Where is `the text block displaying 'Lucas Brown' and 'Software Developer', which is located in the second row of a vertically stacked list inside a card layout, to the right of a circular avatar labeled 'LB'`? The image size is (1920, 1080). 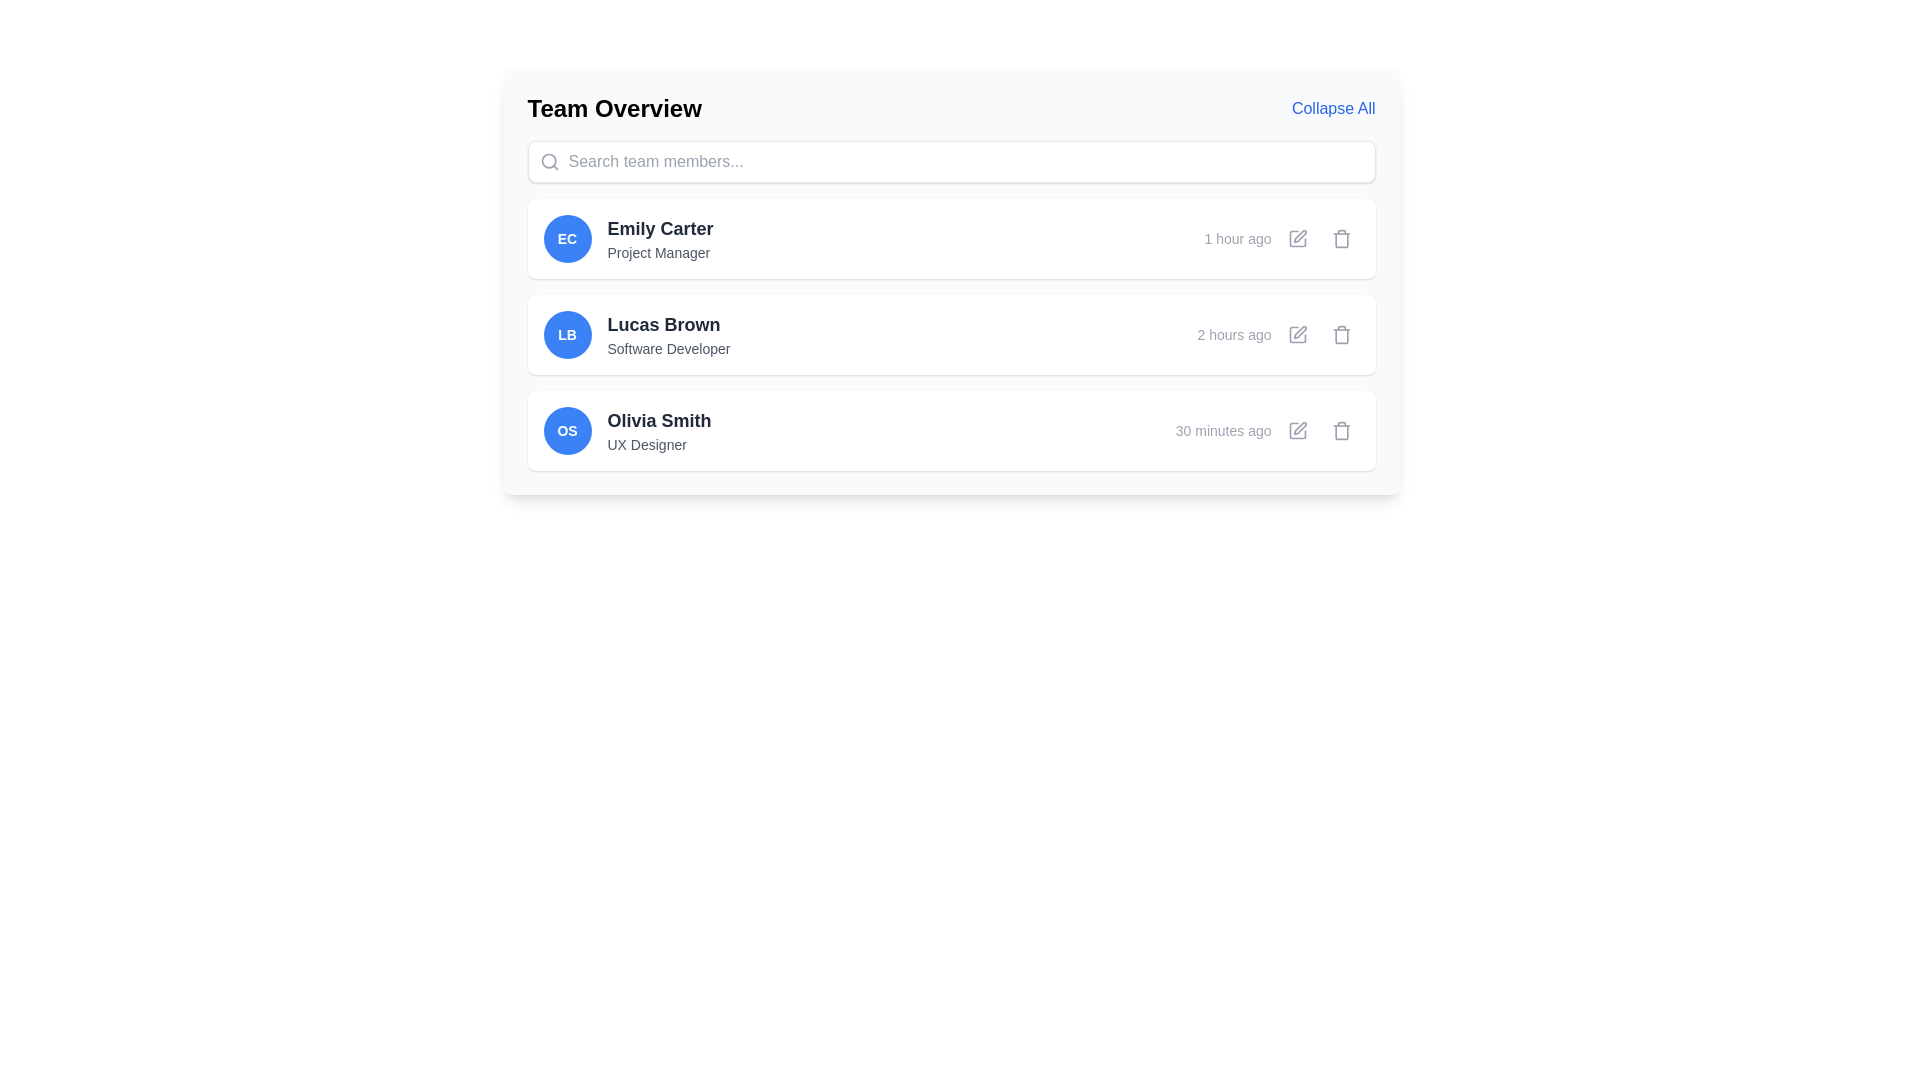 the text block displaying 'Lucas Brown' and 'Software Developer', which is located in the second row of a vertically stacked list inside a card layout, to the right of a circular avatar labeled 'LB' is located at coordinates (668, 334).